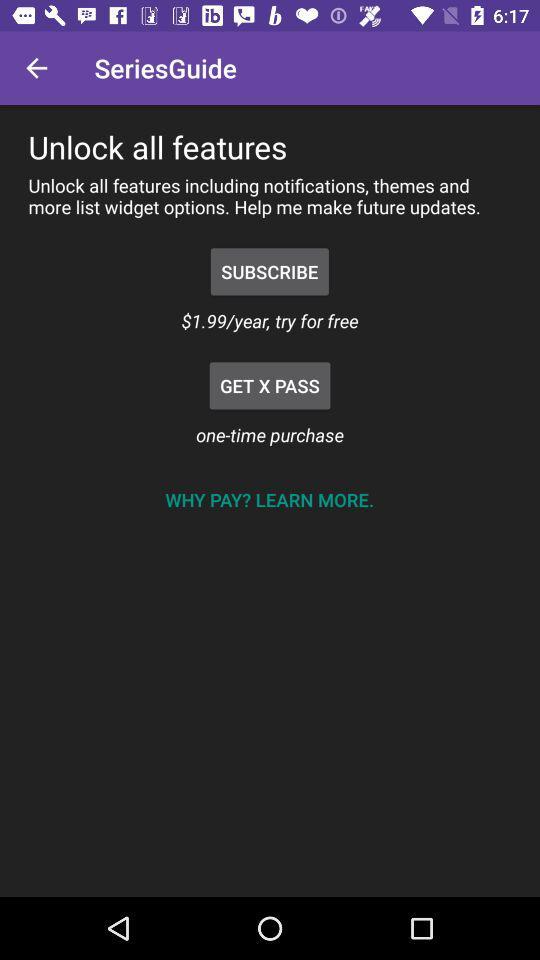 This screenshot has width=540, height=960. What do you see at coordinates (269, 270) in the screenshot?
I see `the subscribe icon` at bounding box center [269, 270].